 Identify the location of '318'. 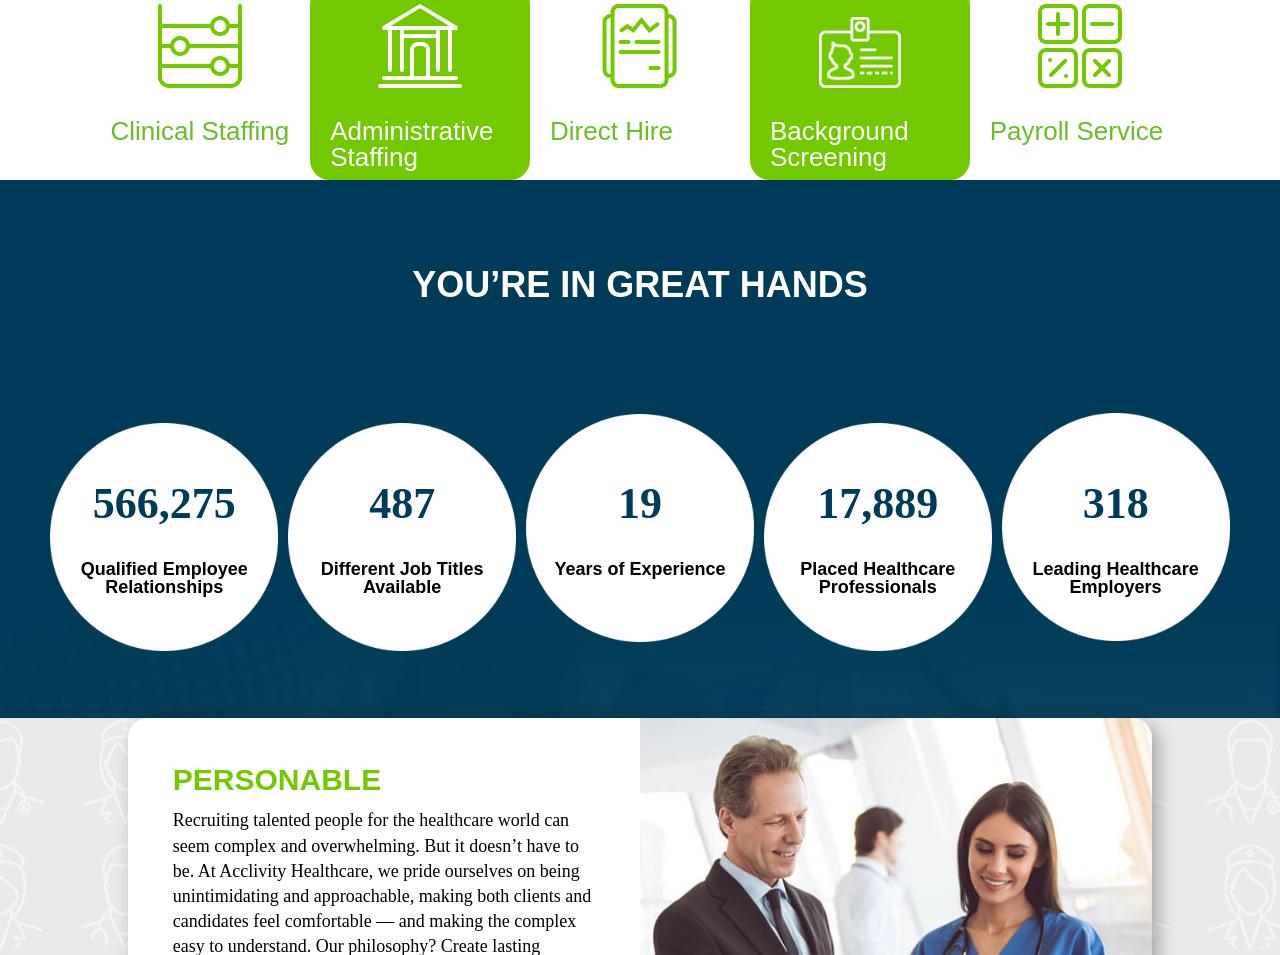
(1114, 503).